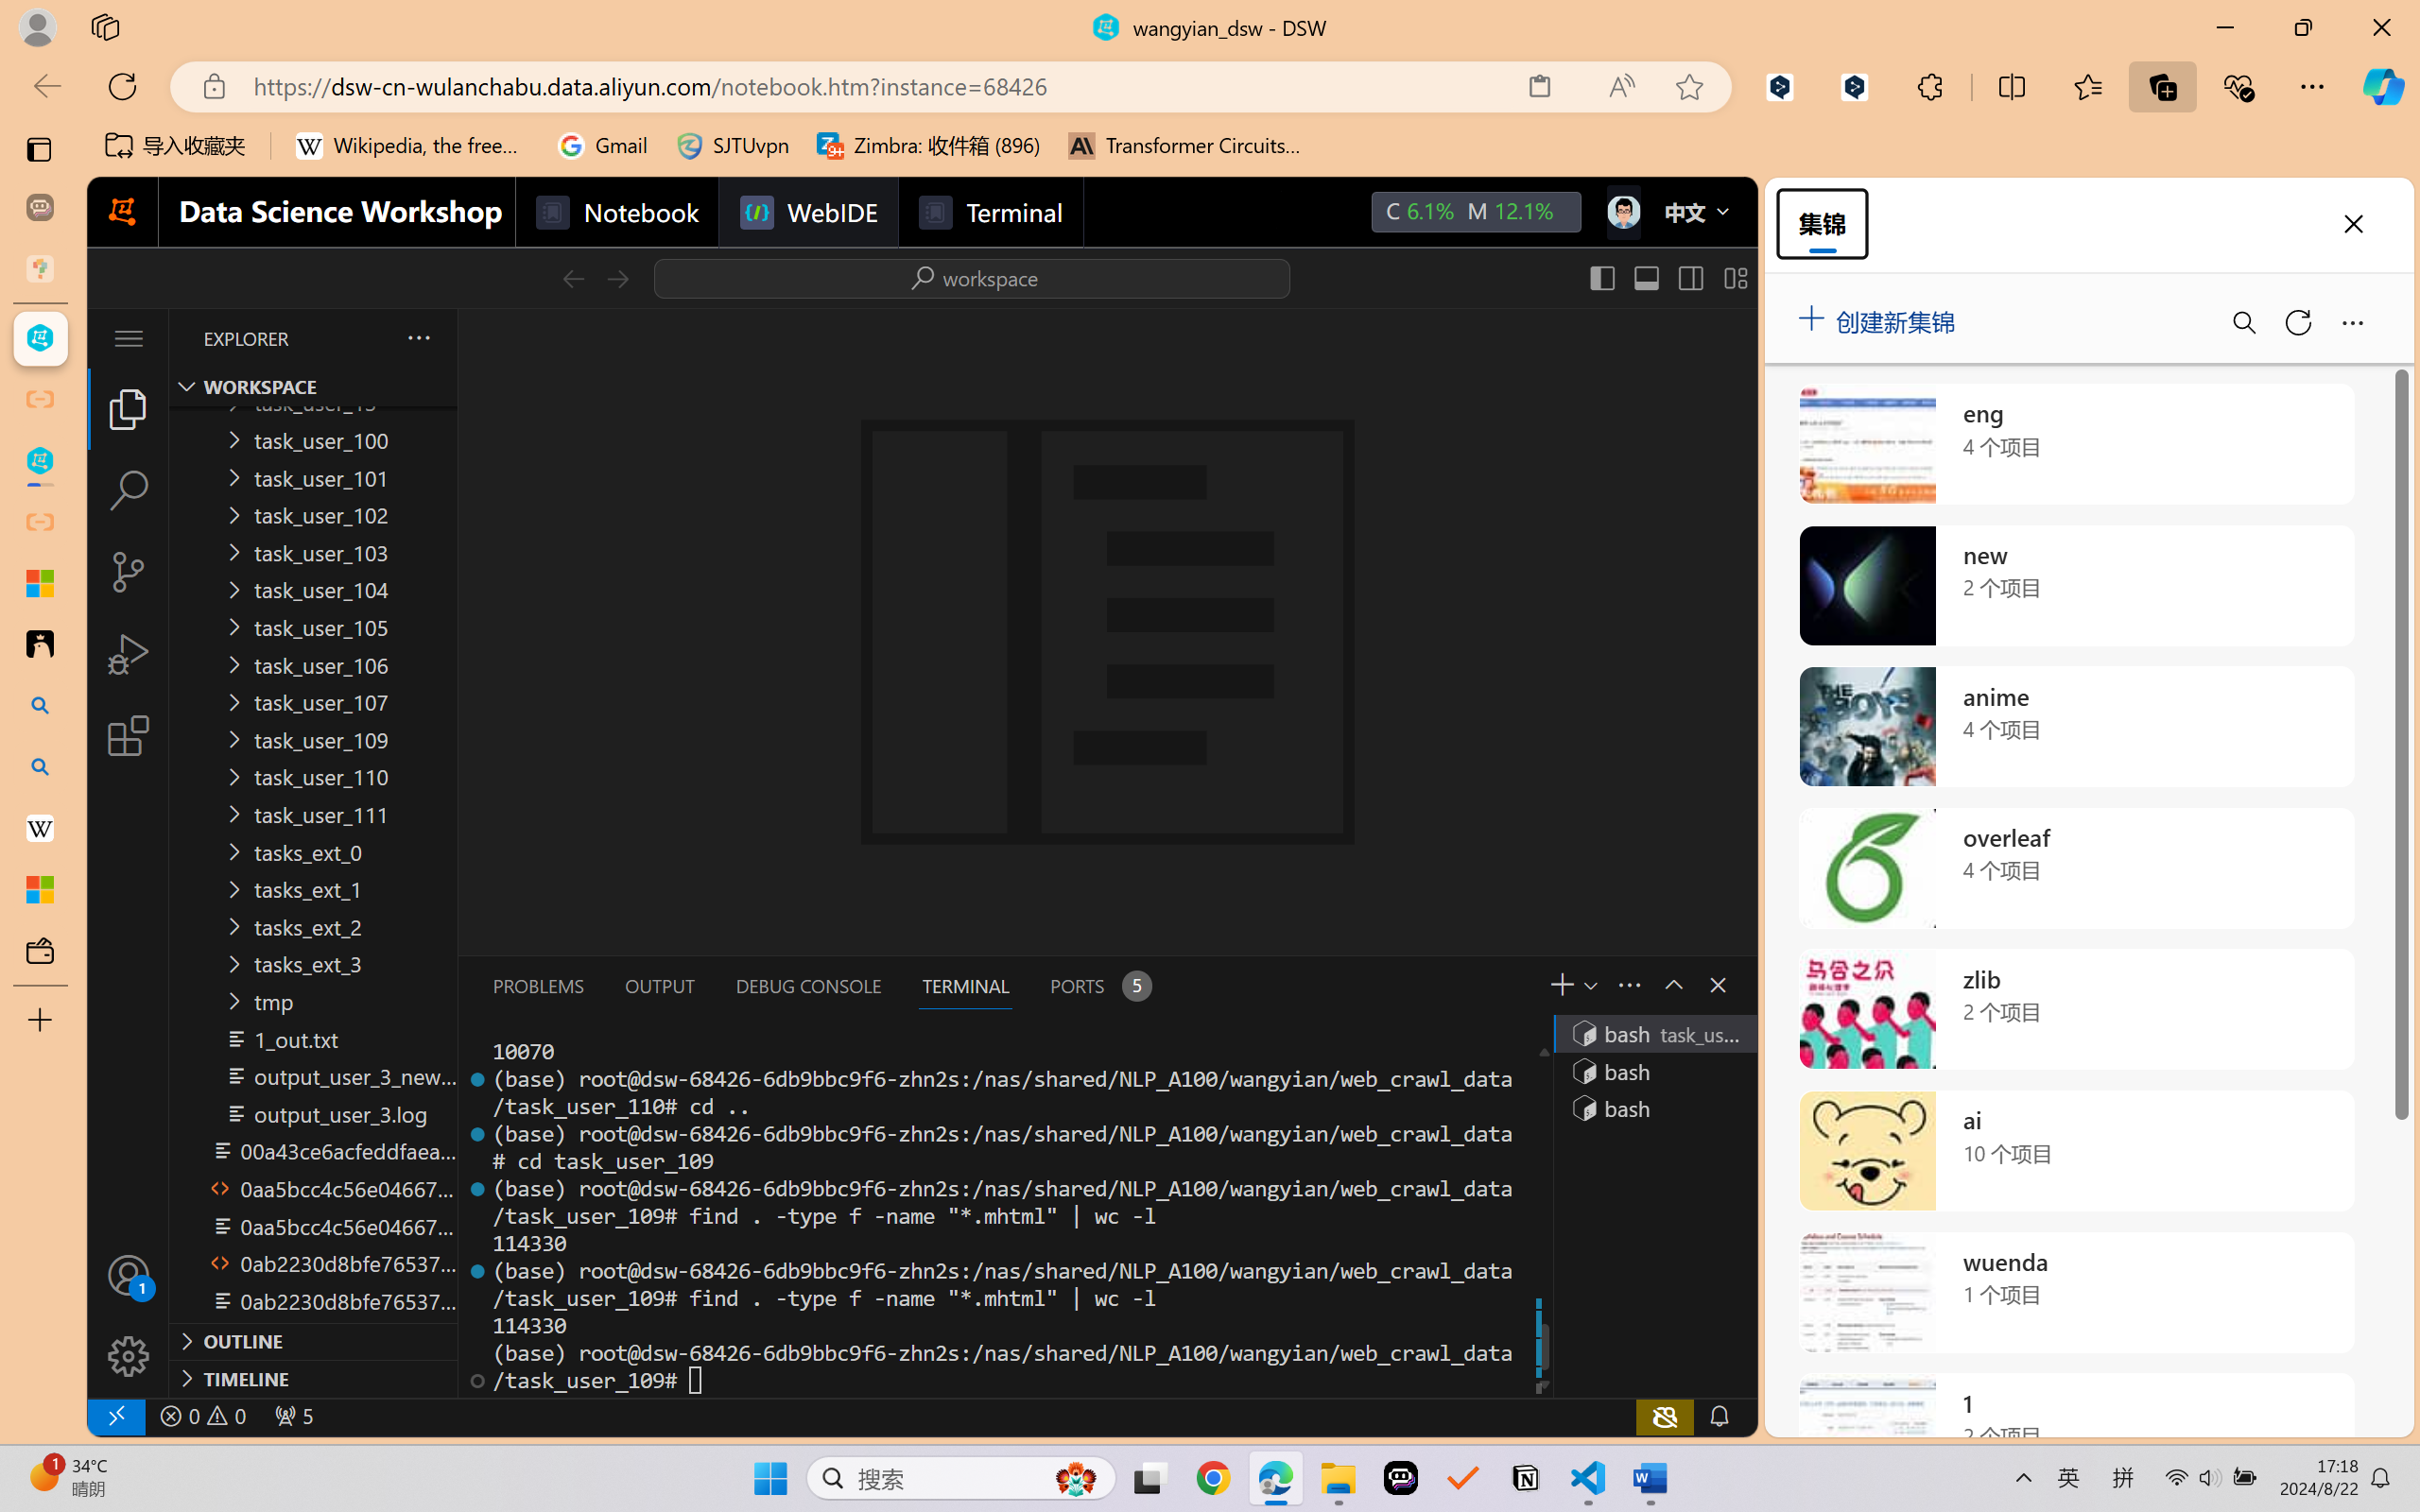  Describe the element at coordinates (39, 827) in the screenshot. I see `'Earth - Wikipedia'` at that location.